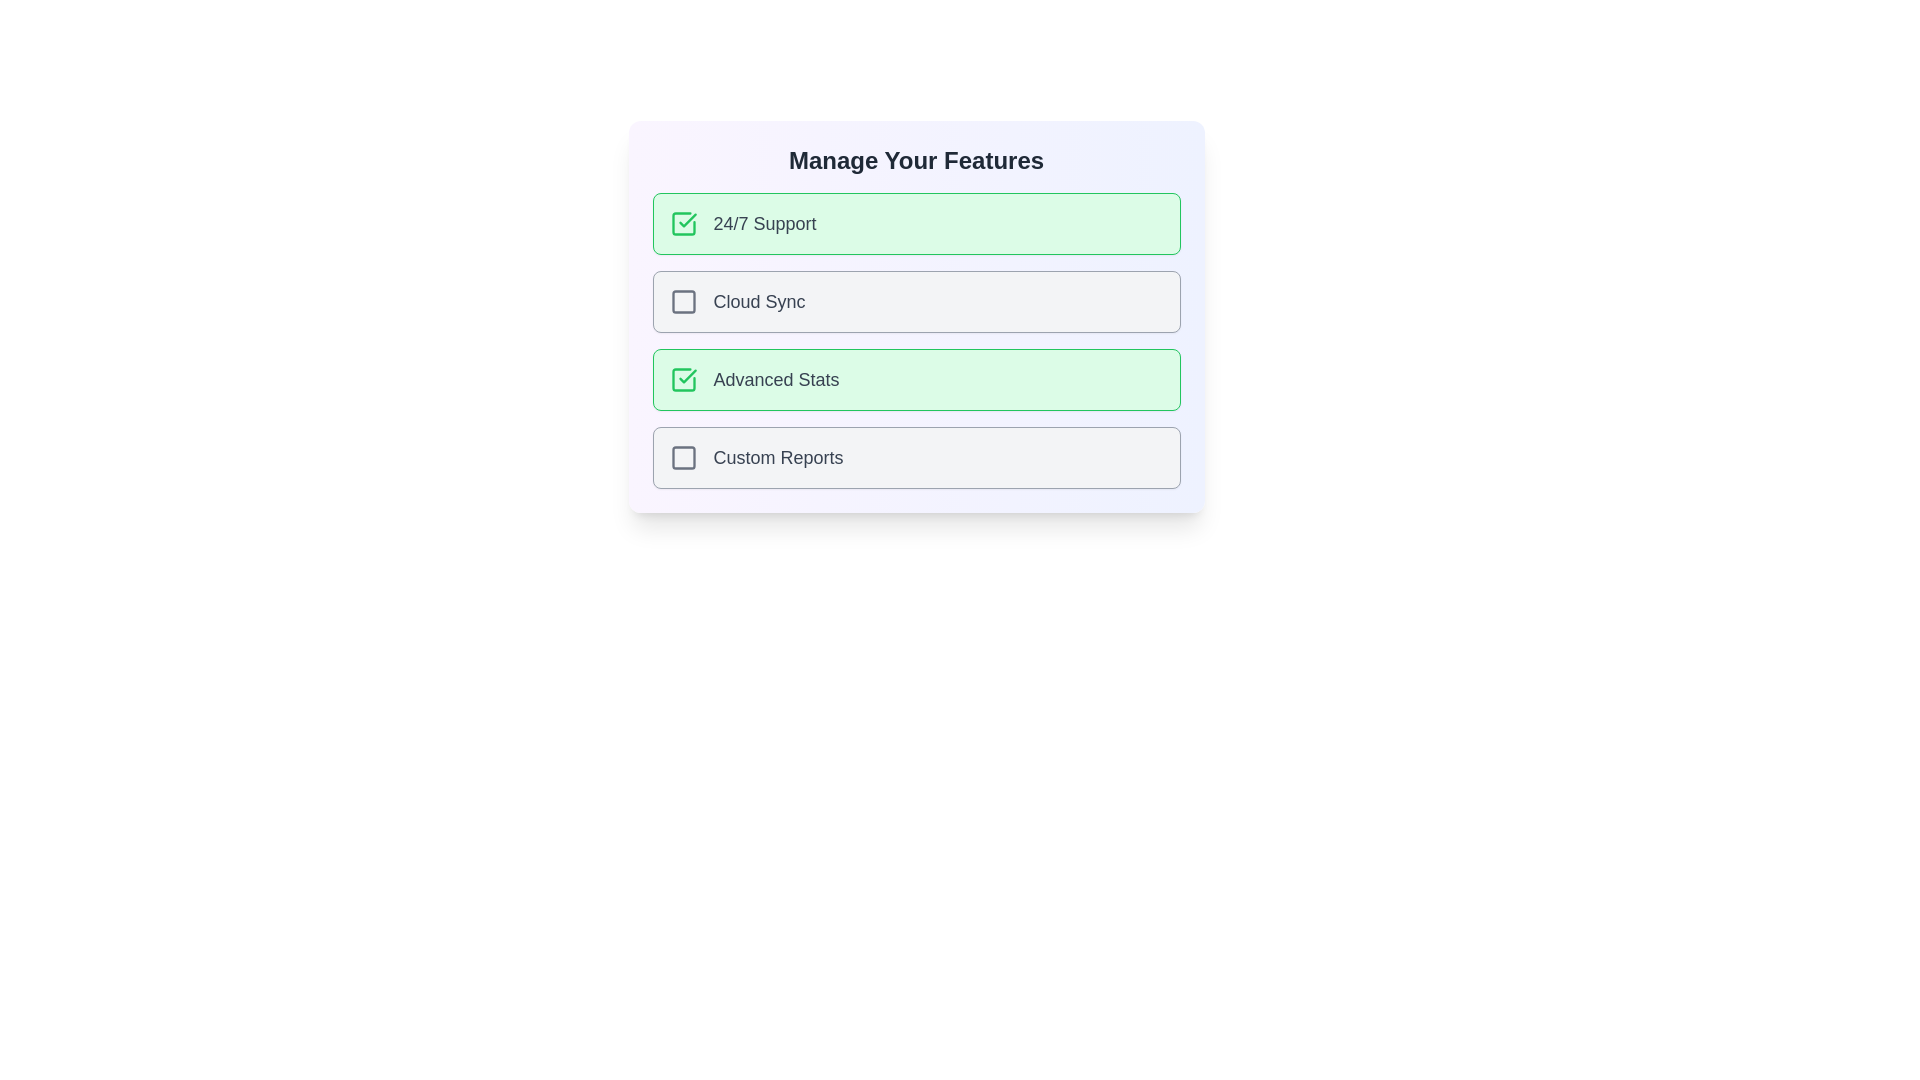 Image resolution: width=1920 pixels, height=1080 pixels. I want to click on the '24/7 Support' selectable feature within the green-highlighted box at the top of the options list, so click(742, 223).